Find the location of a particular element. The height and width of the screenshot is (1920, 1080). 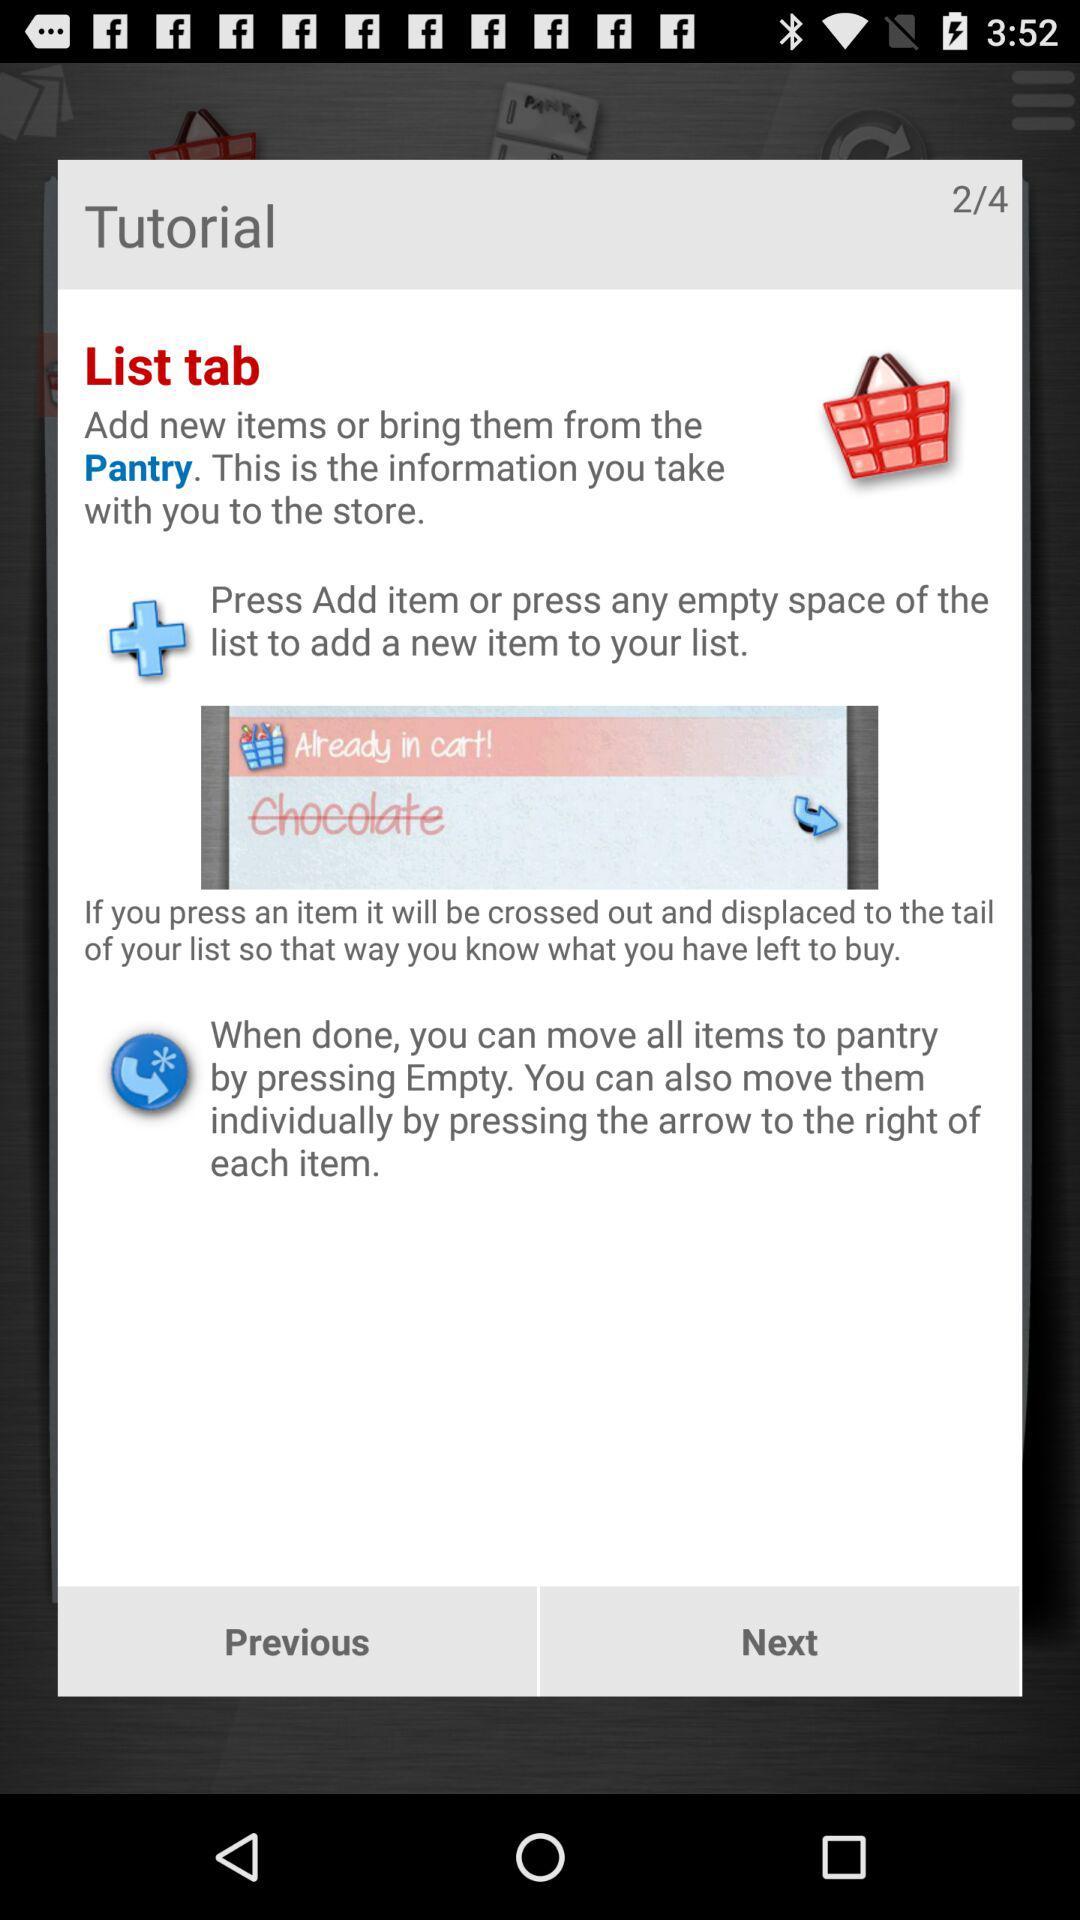

next icon is located at coordinates (778, 1641).